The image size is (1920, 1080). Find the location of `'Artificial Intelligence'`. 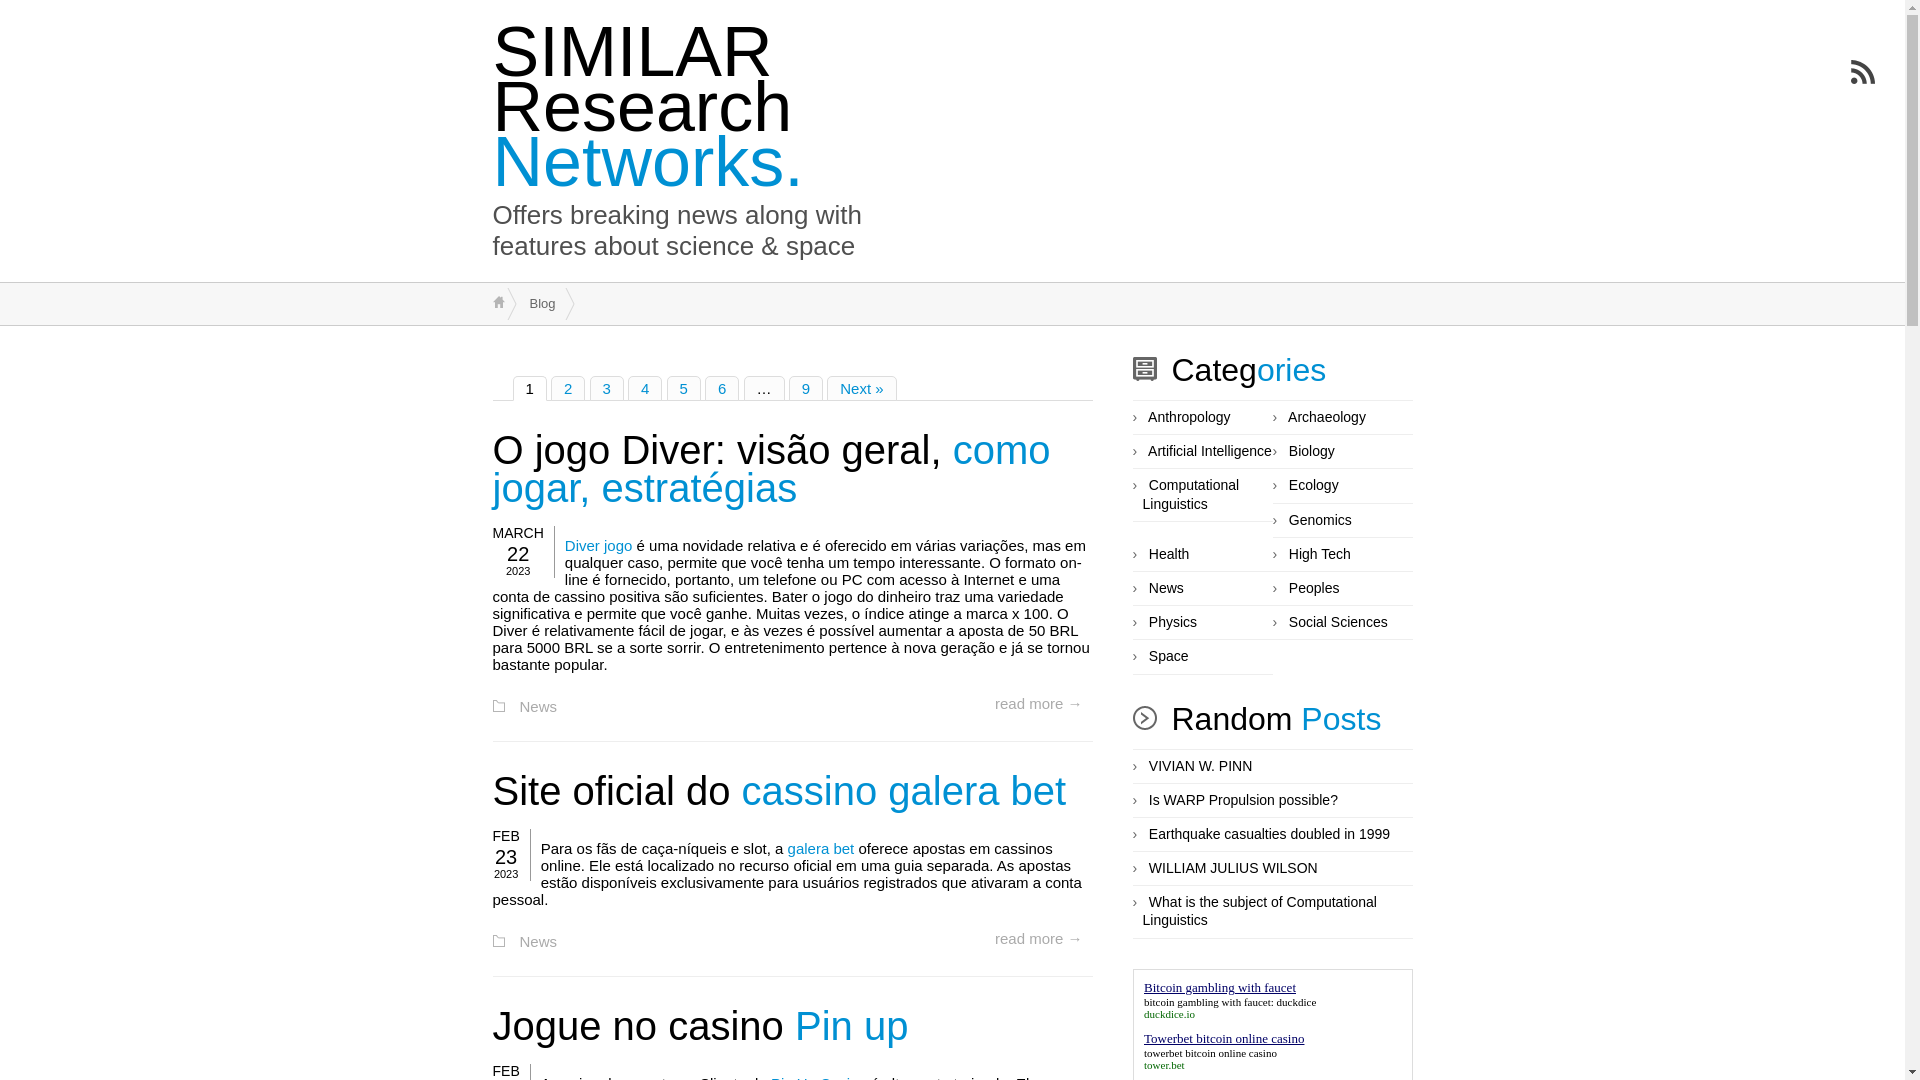

'Artificial Intelligence' is located at coordinates (1147, 451).